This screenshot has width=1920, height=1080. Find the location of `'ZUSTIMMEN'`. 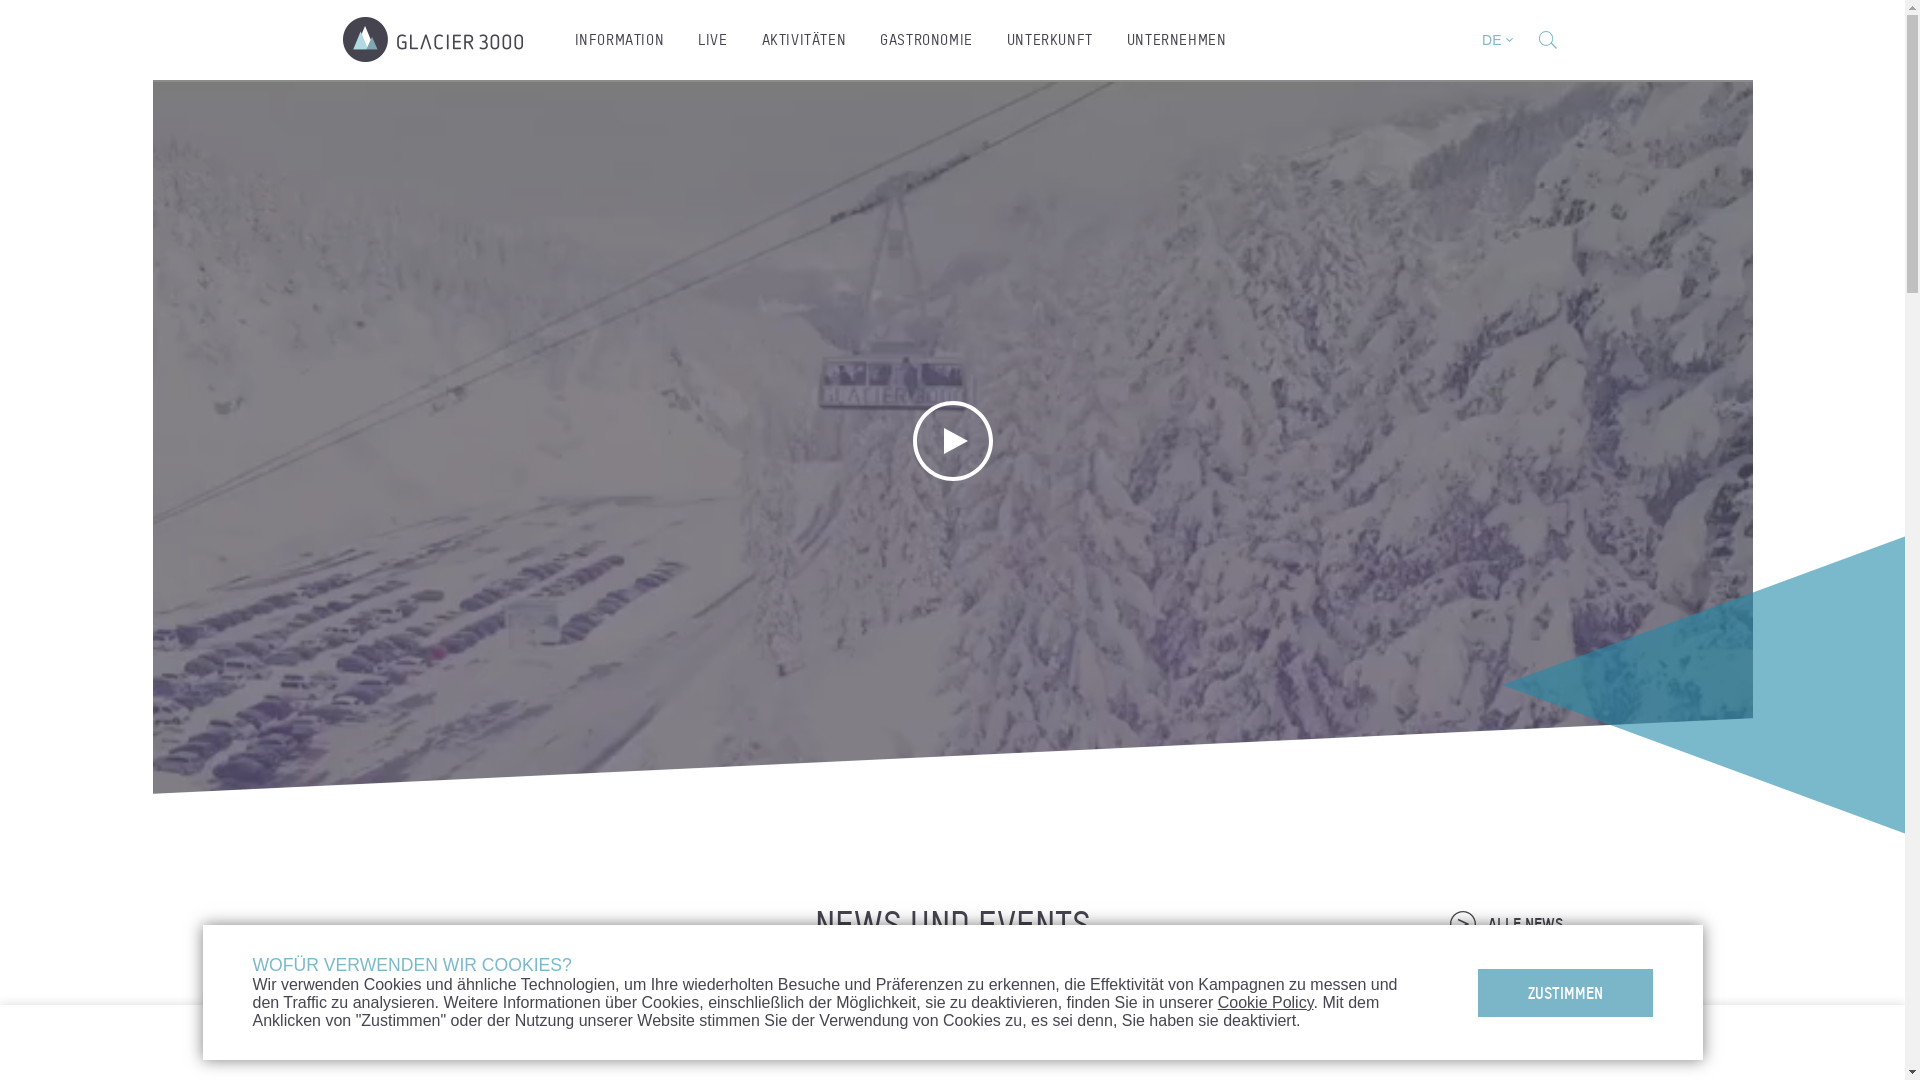

'ZUSTIMMEN' is located at coordinates (1478, 991).